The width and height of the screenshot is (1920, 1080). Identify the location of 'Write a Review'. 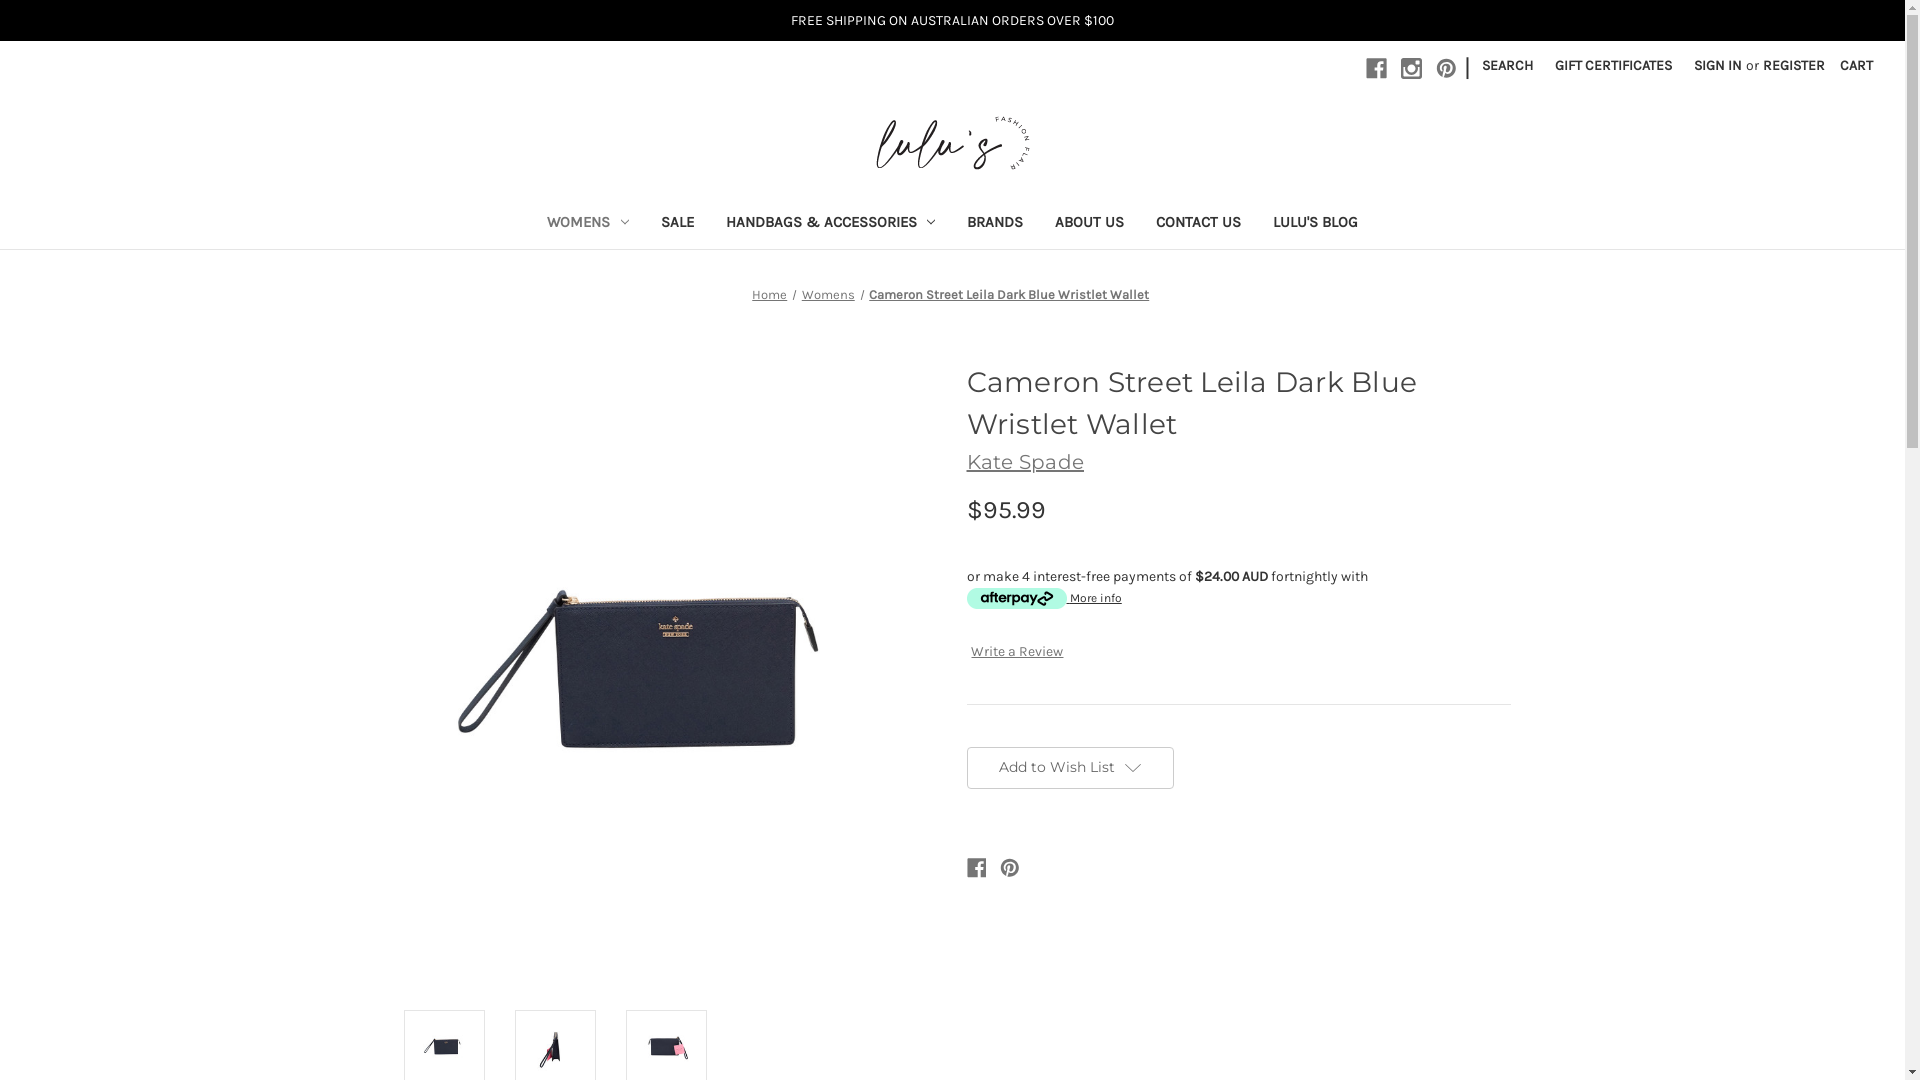
(970, 651).